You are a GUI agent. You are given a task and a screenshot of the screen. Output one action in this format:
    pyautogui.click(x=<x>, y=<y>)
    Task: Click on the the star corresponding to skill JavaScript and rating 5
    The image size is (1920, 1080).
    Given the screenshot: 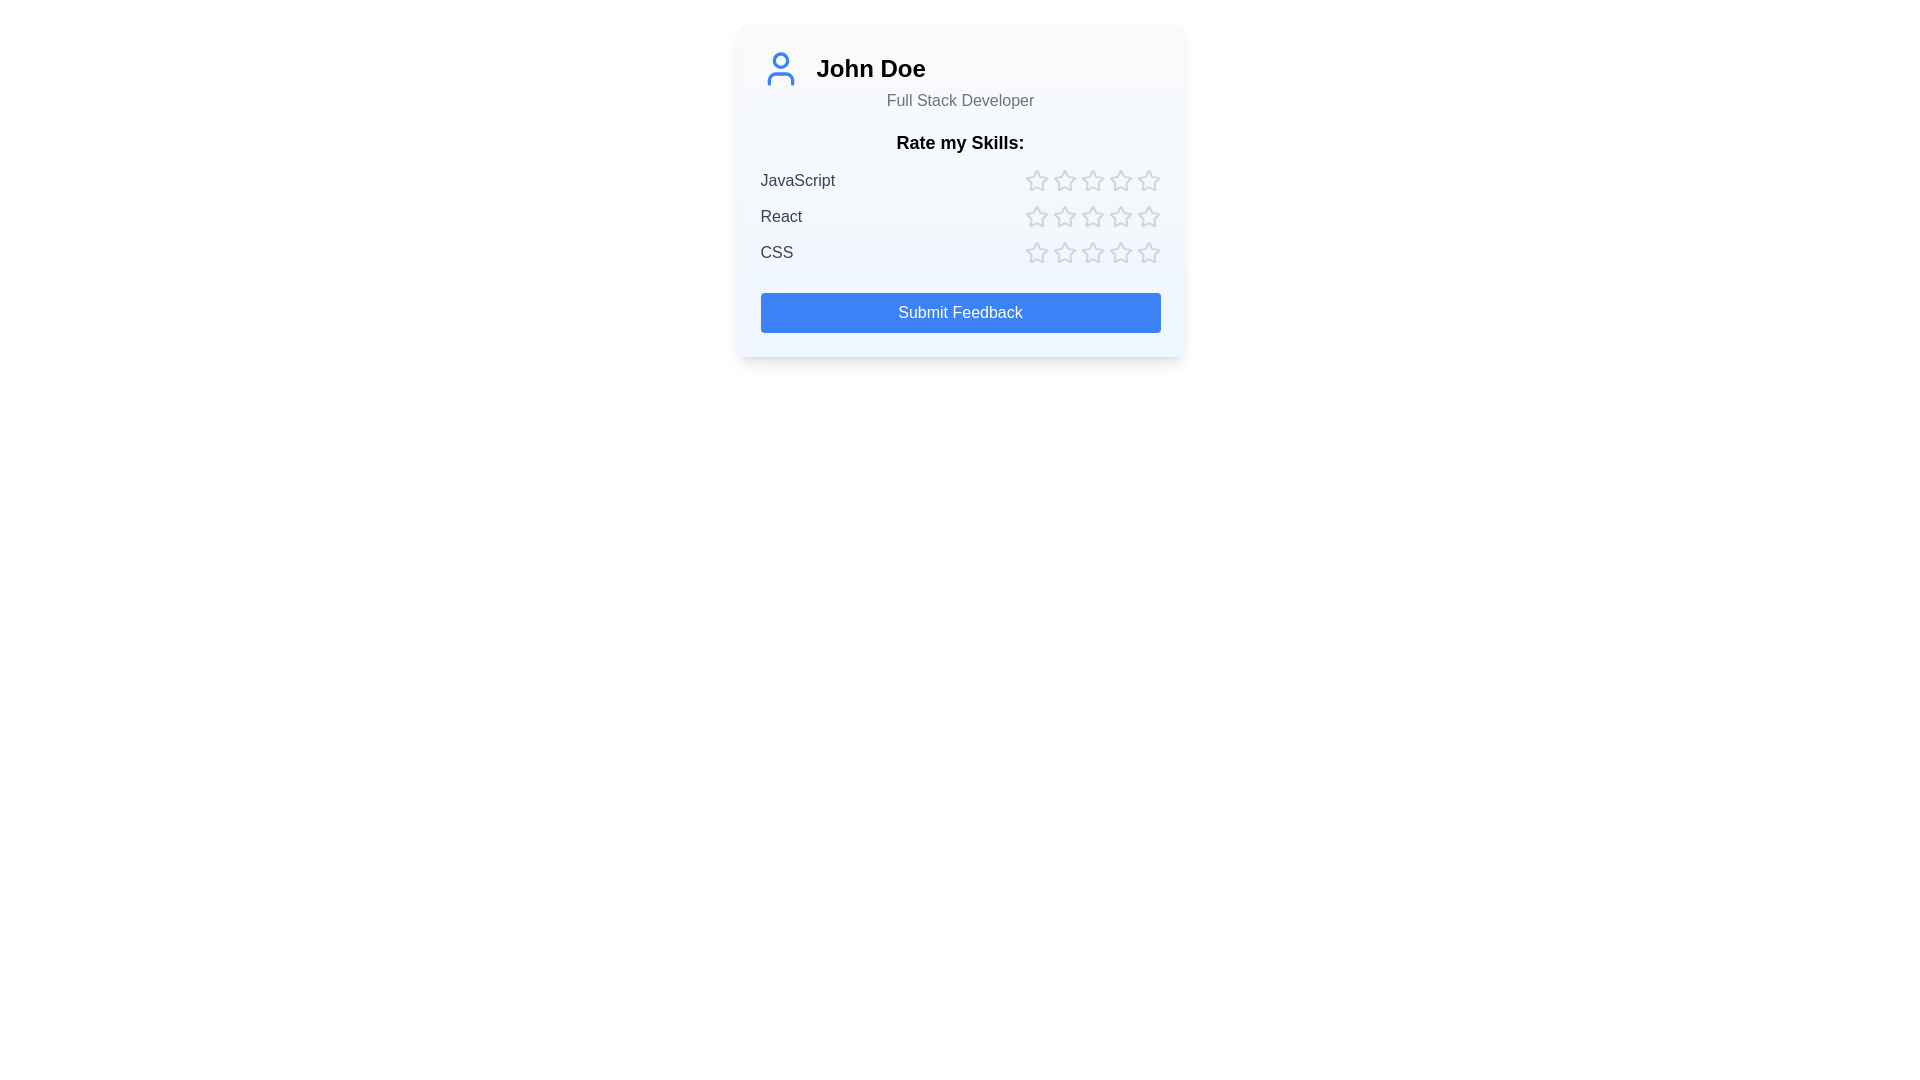 What is the action you would take?
    pyautogui.click(x=1148, y=181)
    